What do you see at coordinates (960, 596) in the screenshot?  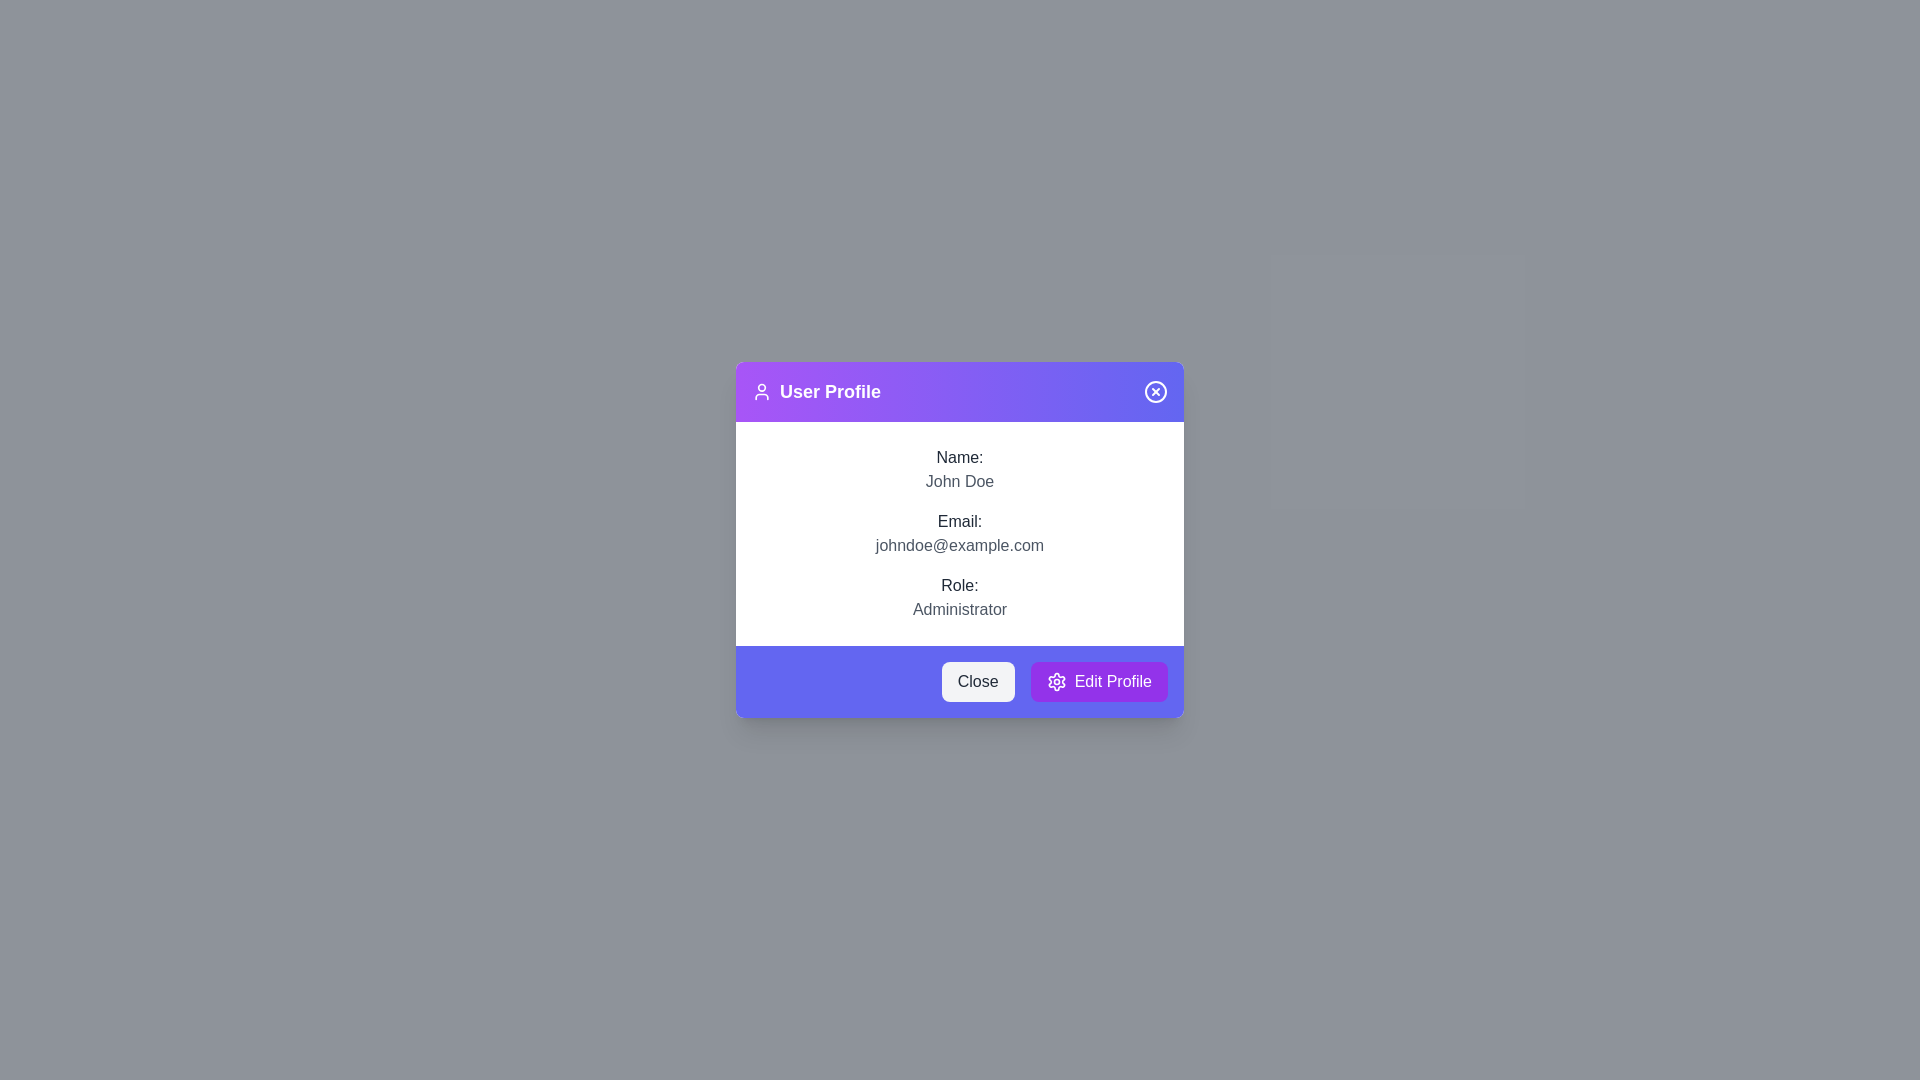 I see `the static text field displaying 'Role: Administrator', which is the third item in the user information list, directly below the email entry` at bounding box center [960, 596].